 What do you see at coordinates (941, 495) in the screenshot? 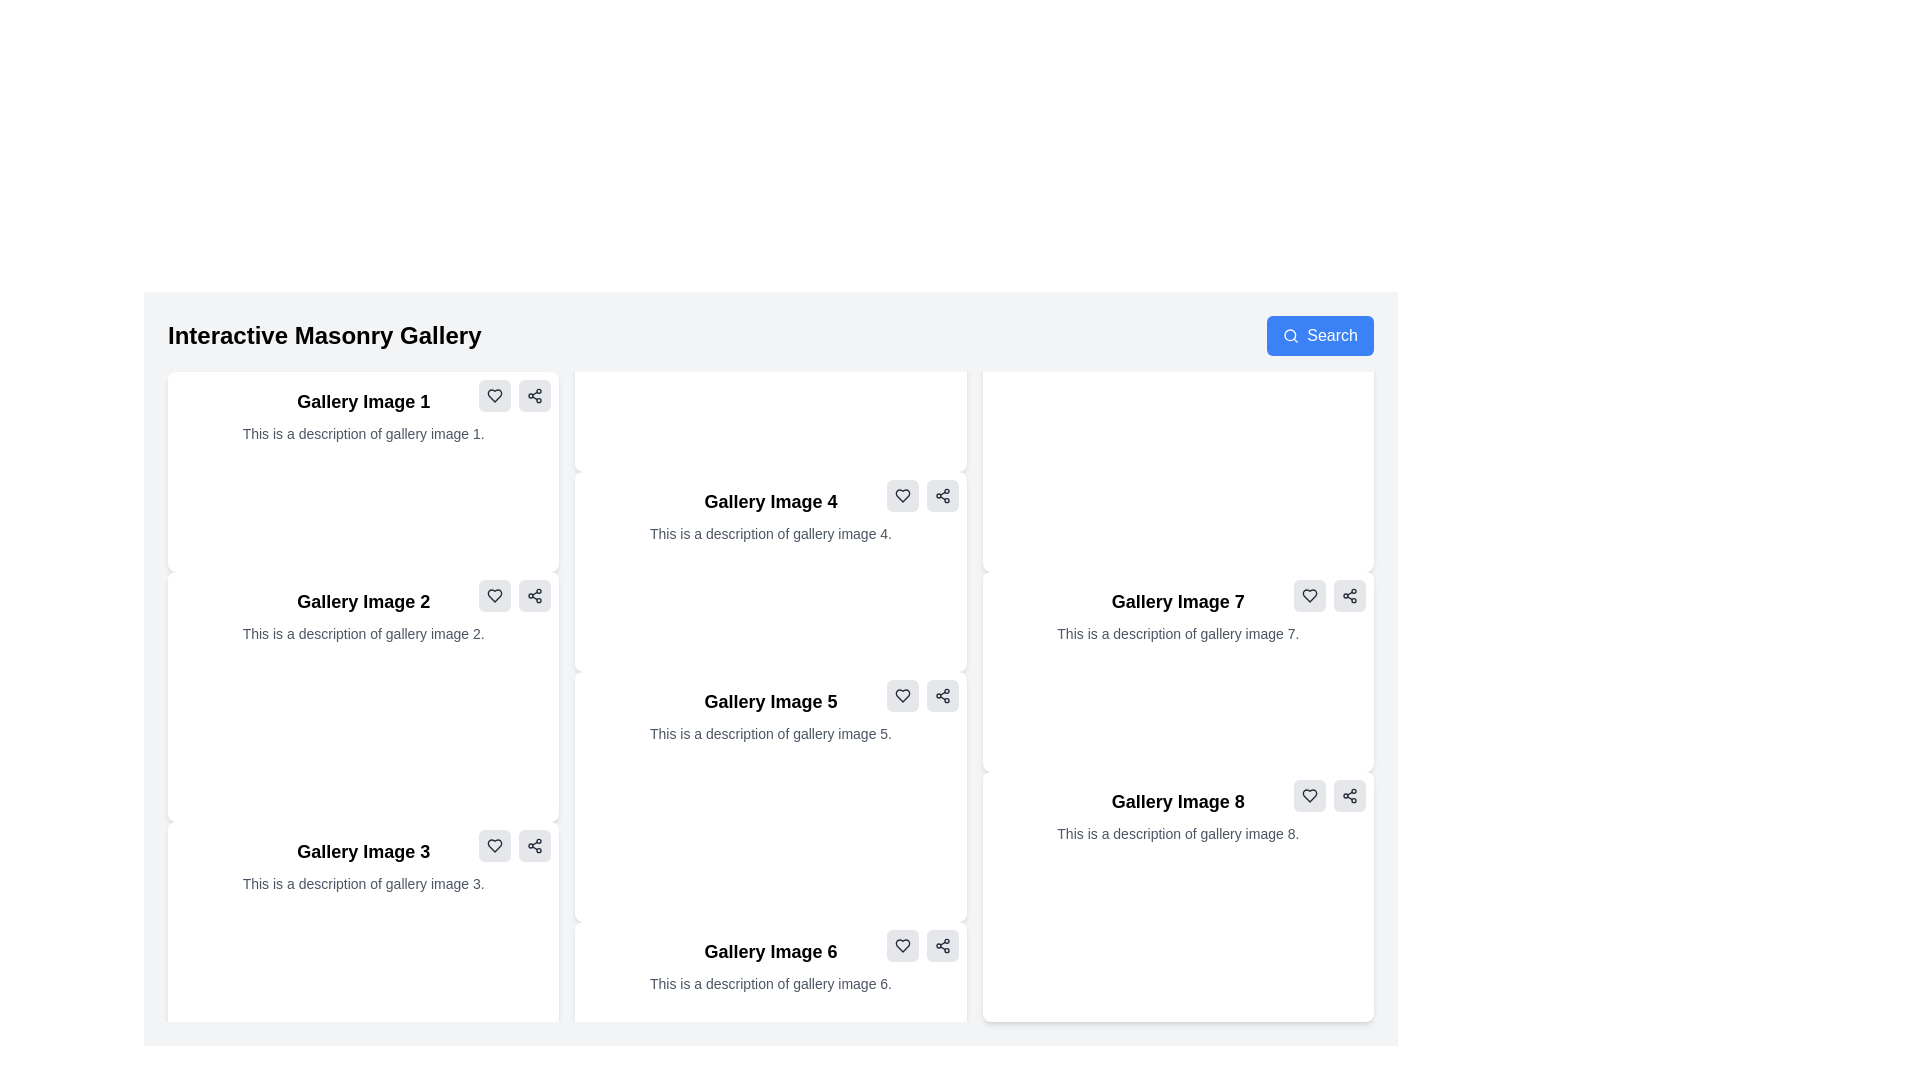
I see `the share button located in the top-right corner of the card labeled 'Gallery Image 4'` at bounding box center [941, 495].